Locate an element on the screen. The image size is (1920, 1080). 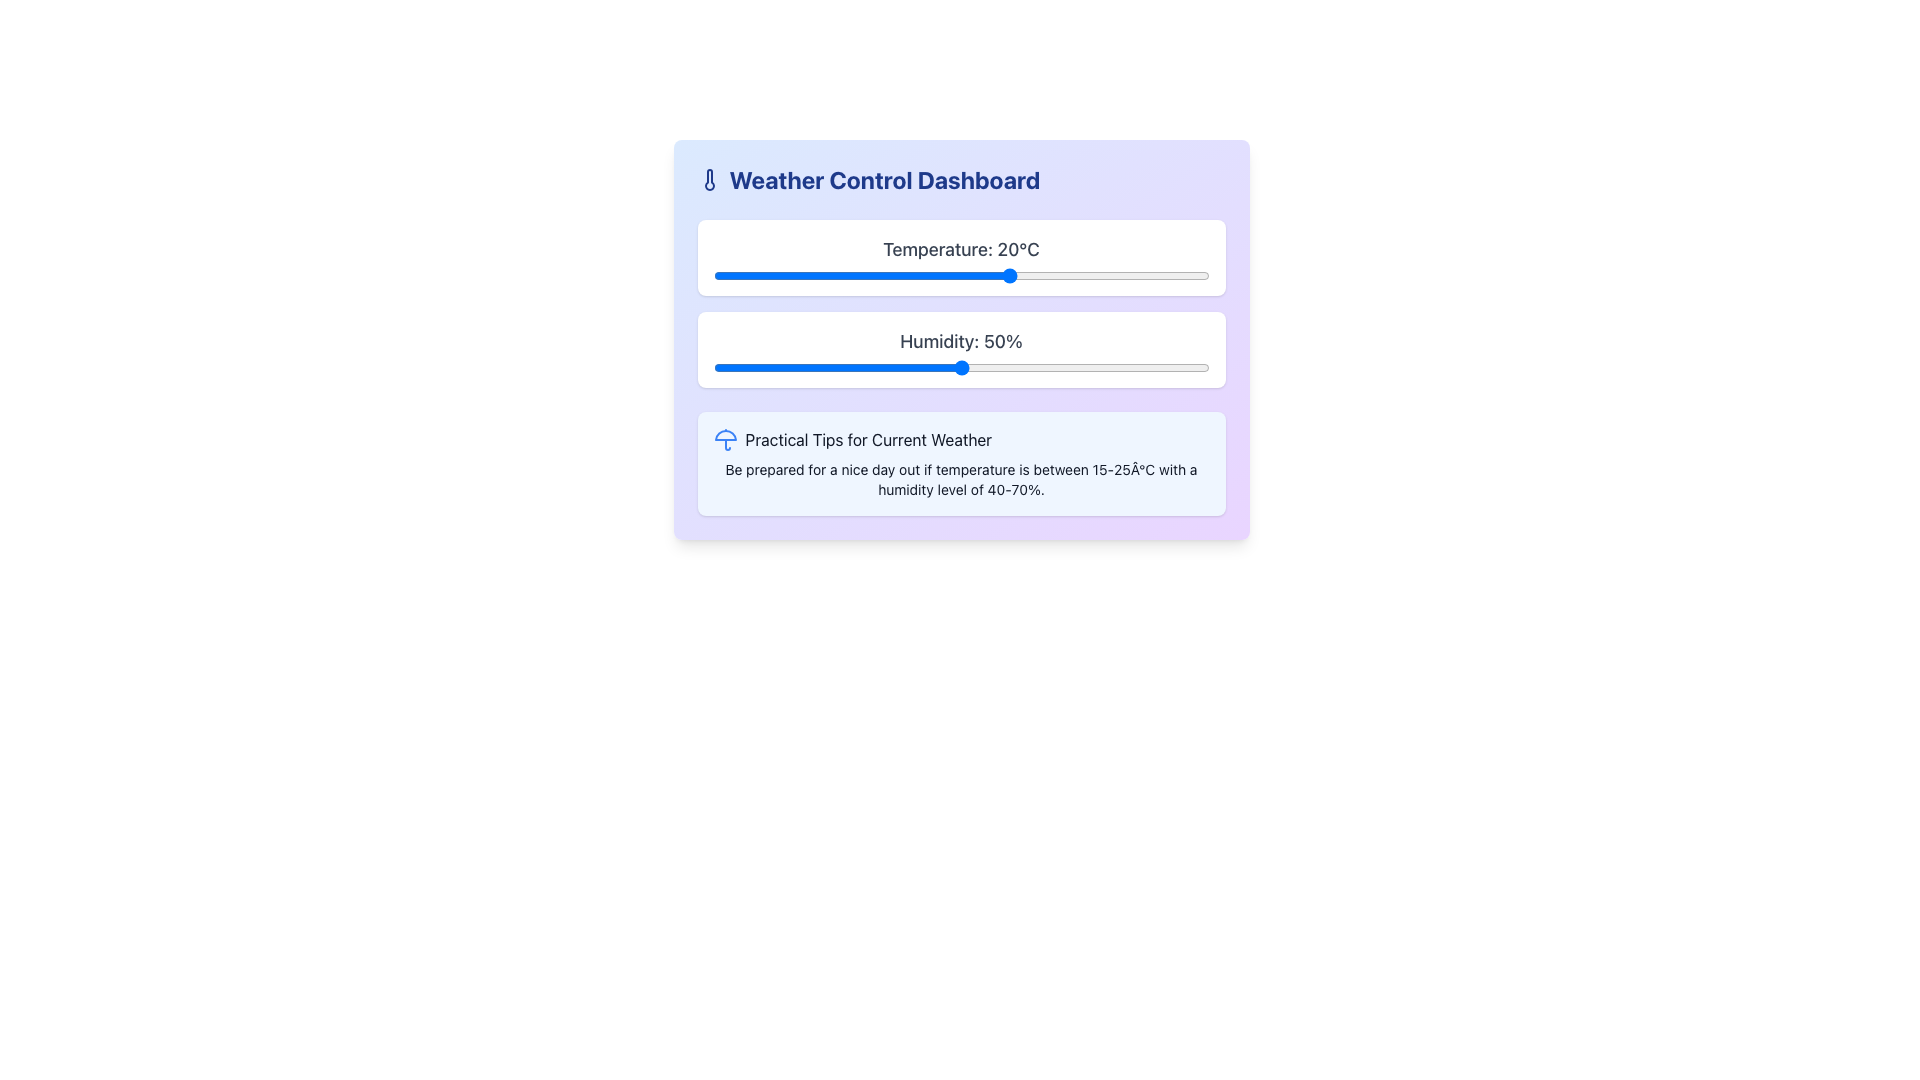
temperature is located at coordinates (1040, 276).